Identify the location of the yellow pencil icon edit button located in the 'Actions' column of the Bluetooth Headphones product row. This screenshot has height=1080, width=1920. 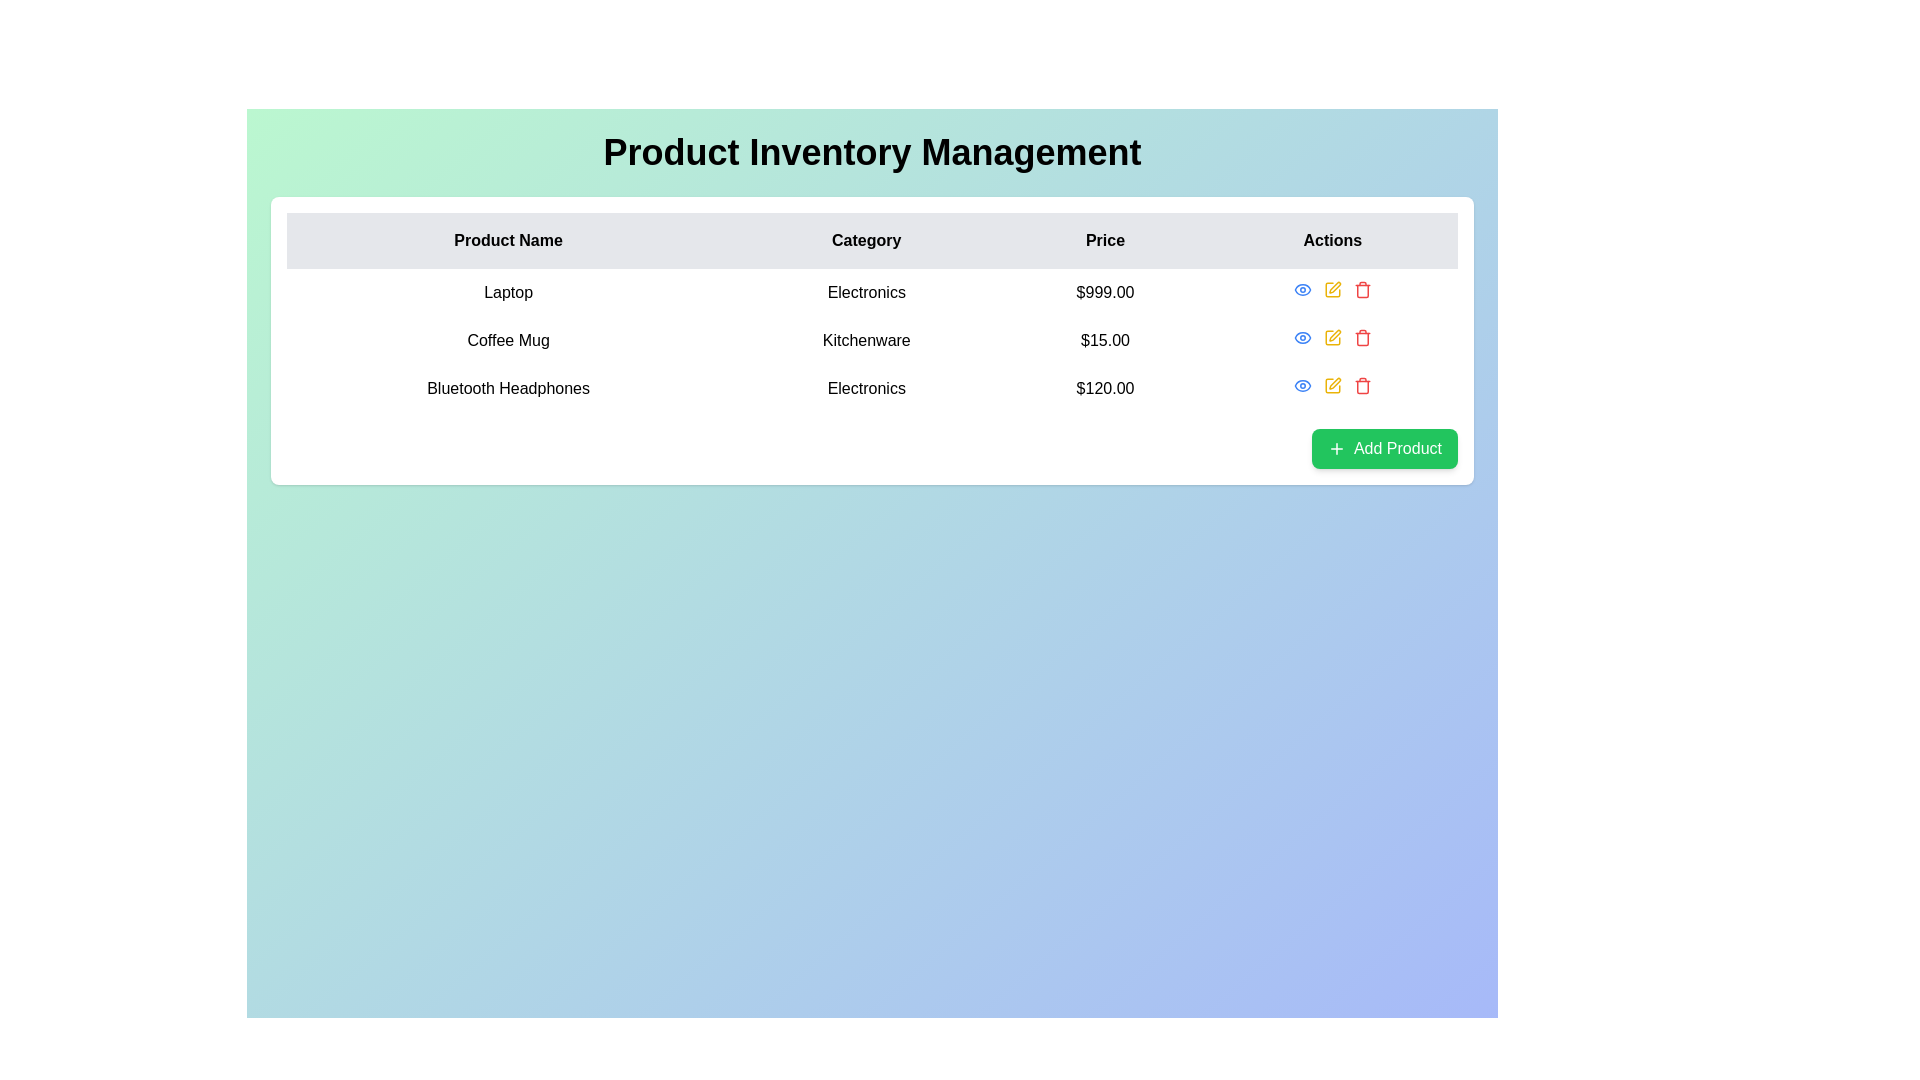
(1332, 385).